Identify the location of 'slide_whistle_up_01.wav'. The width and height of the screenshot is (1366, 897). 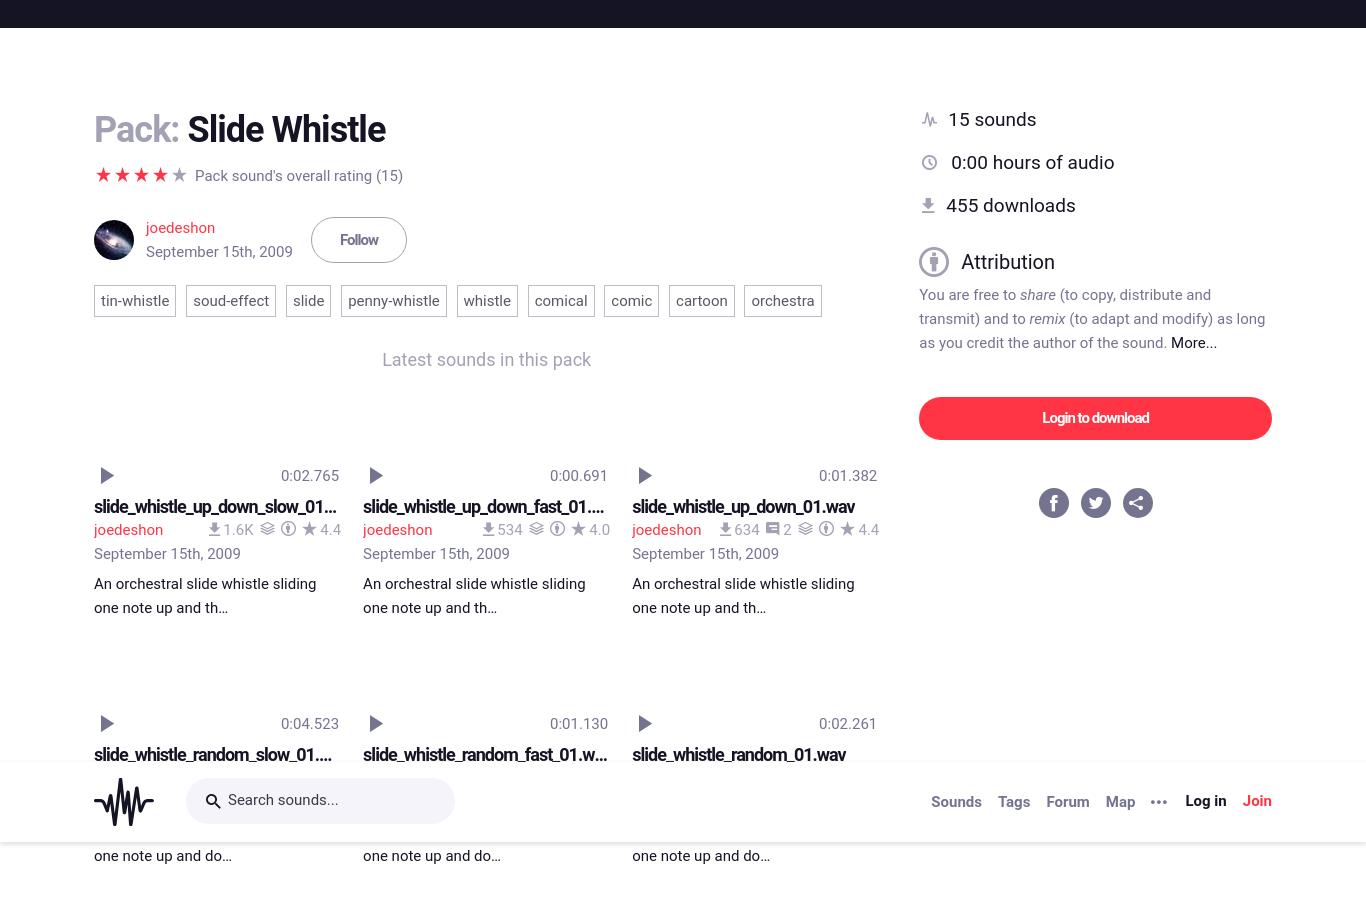
(719, 239).